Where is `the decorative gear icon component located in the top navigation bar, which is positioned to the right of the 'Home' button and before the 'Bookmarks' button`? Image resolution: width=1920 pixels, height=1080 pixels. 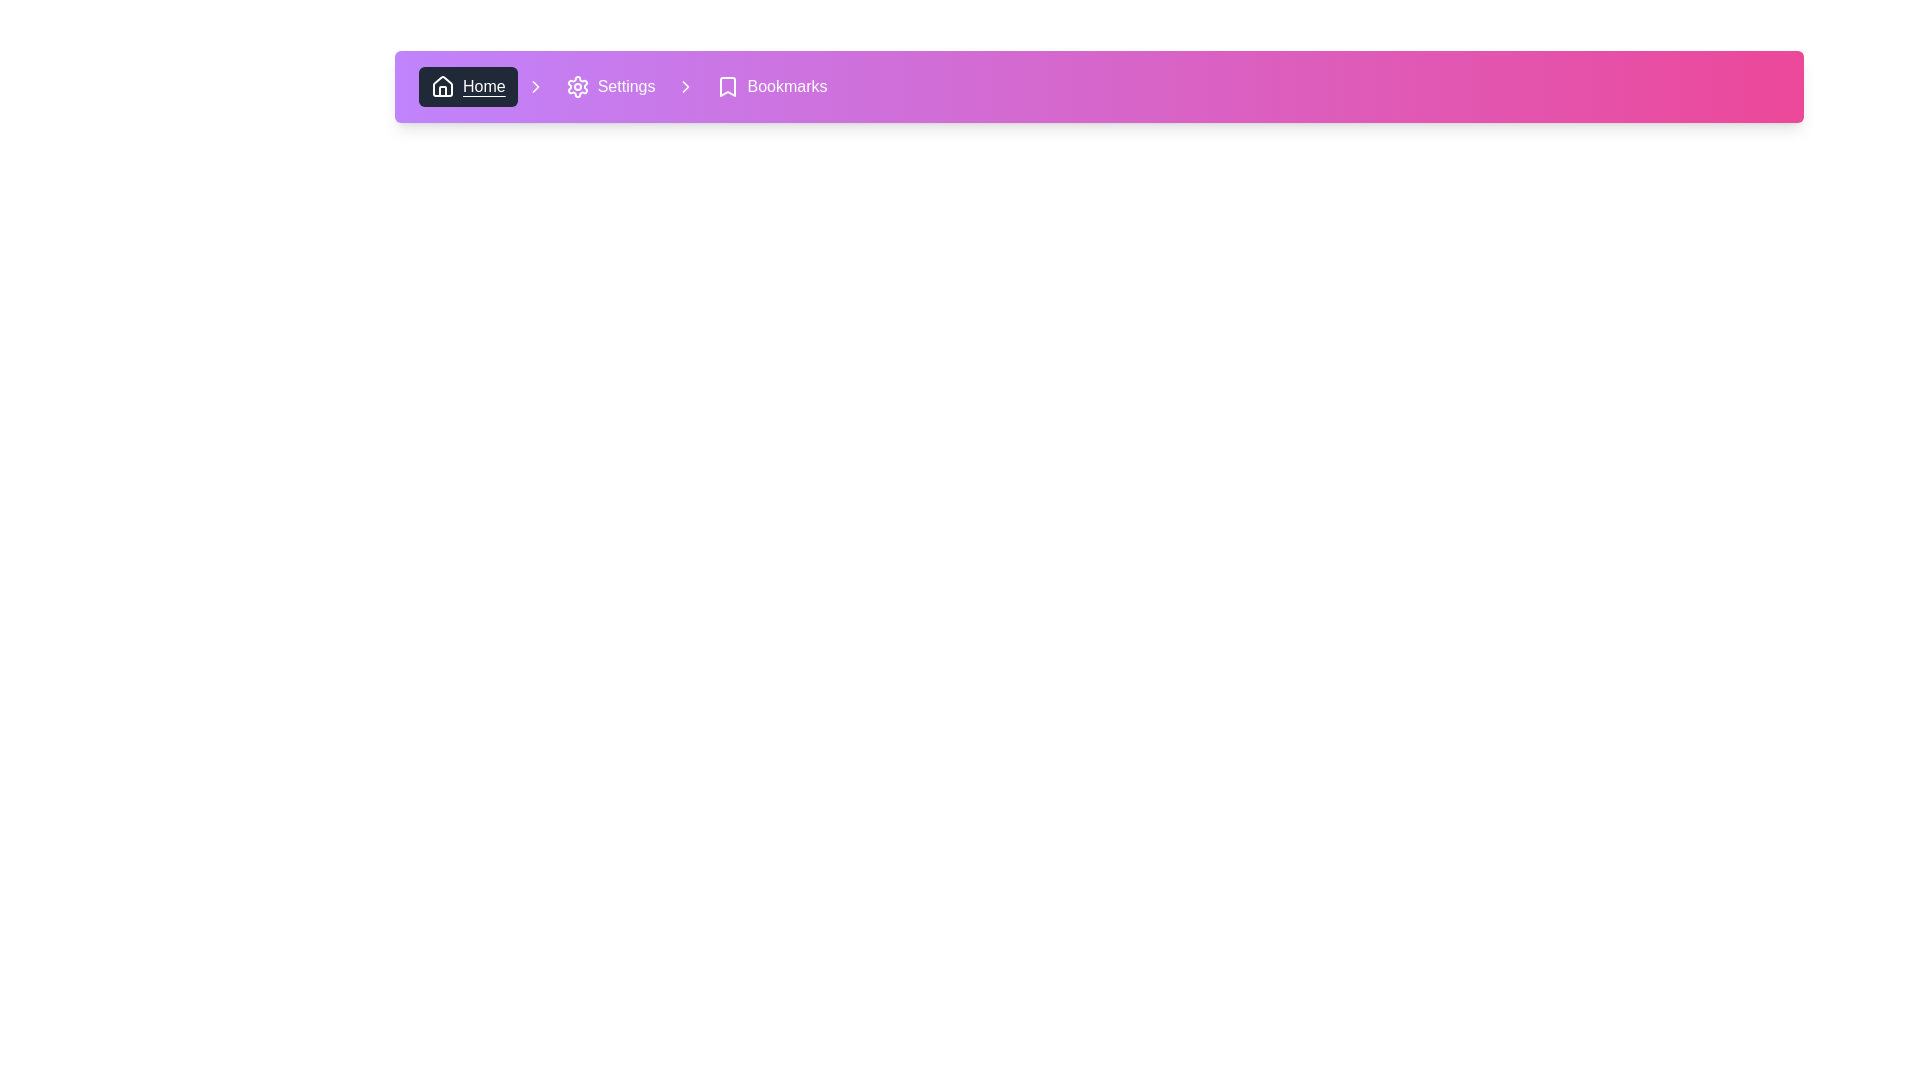
the decorative gear icon component located in the top navigation bar, which is positioned to the right of the 'Home' button and before the 'Bookmarks' button is located at coordinates (576, 86).